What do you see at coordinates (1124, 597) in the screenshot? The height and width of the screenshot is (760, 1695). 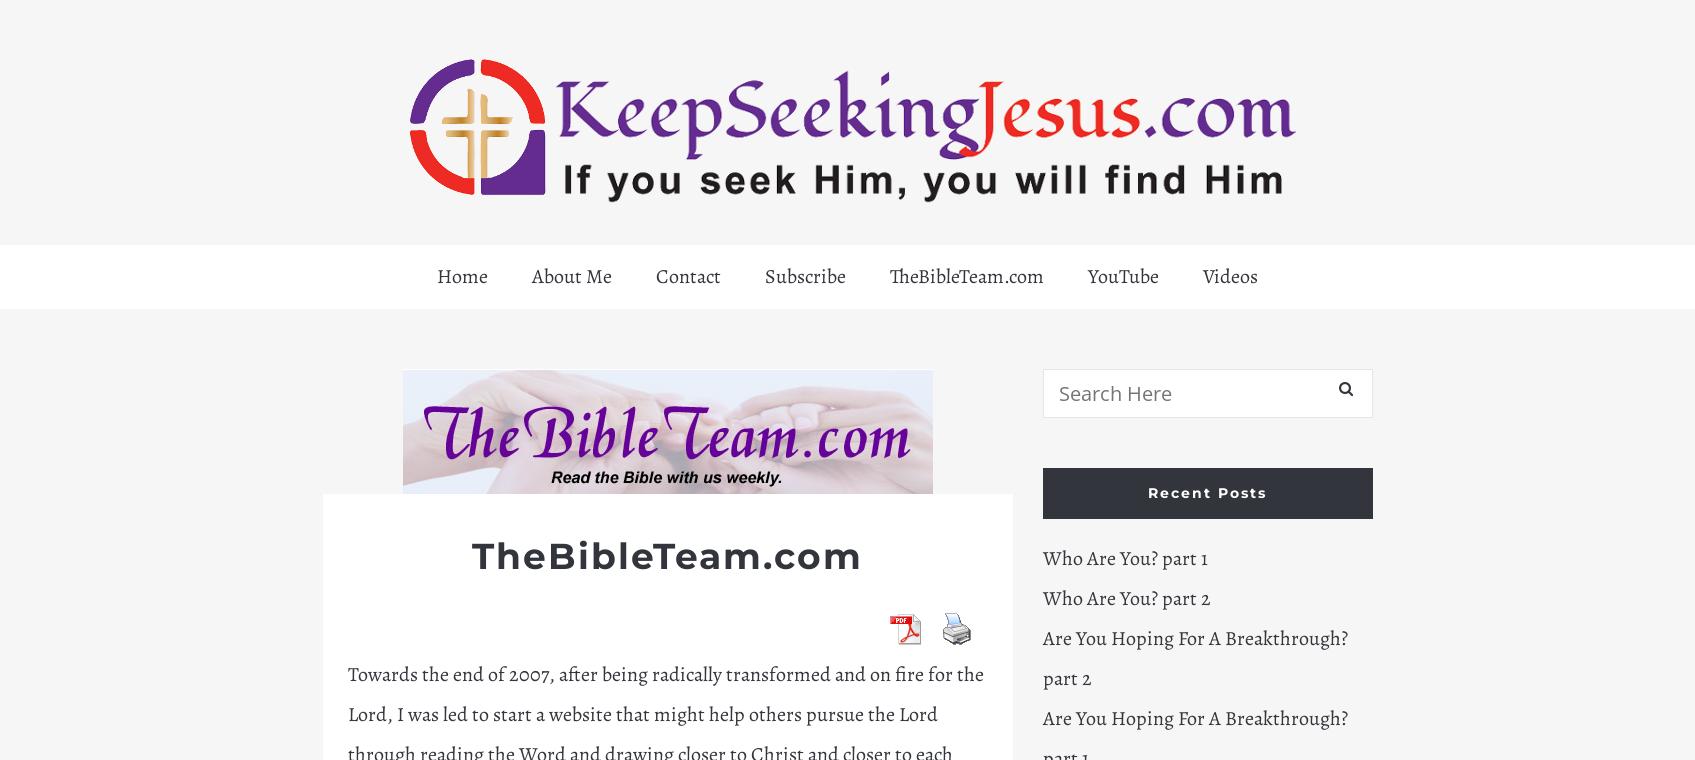 I see `'Who Are You? part 2'` at bounding box center [1124, 597].